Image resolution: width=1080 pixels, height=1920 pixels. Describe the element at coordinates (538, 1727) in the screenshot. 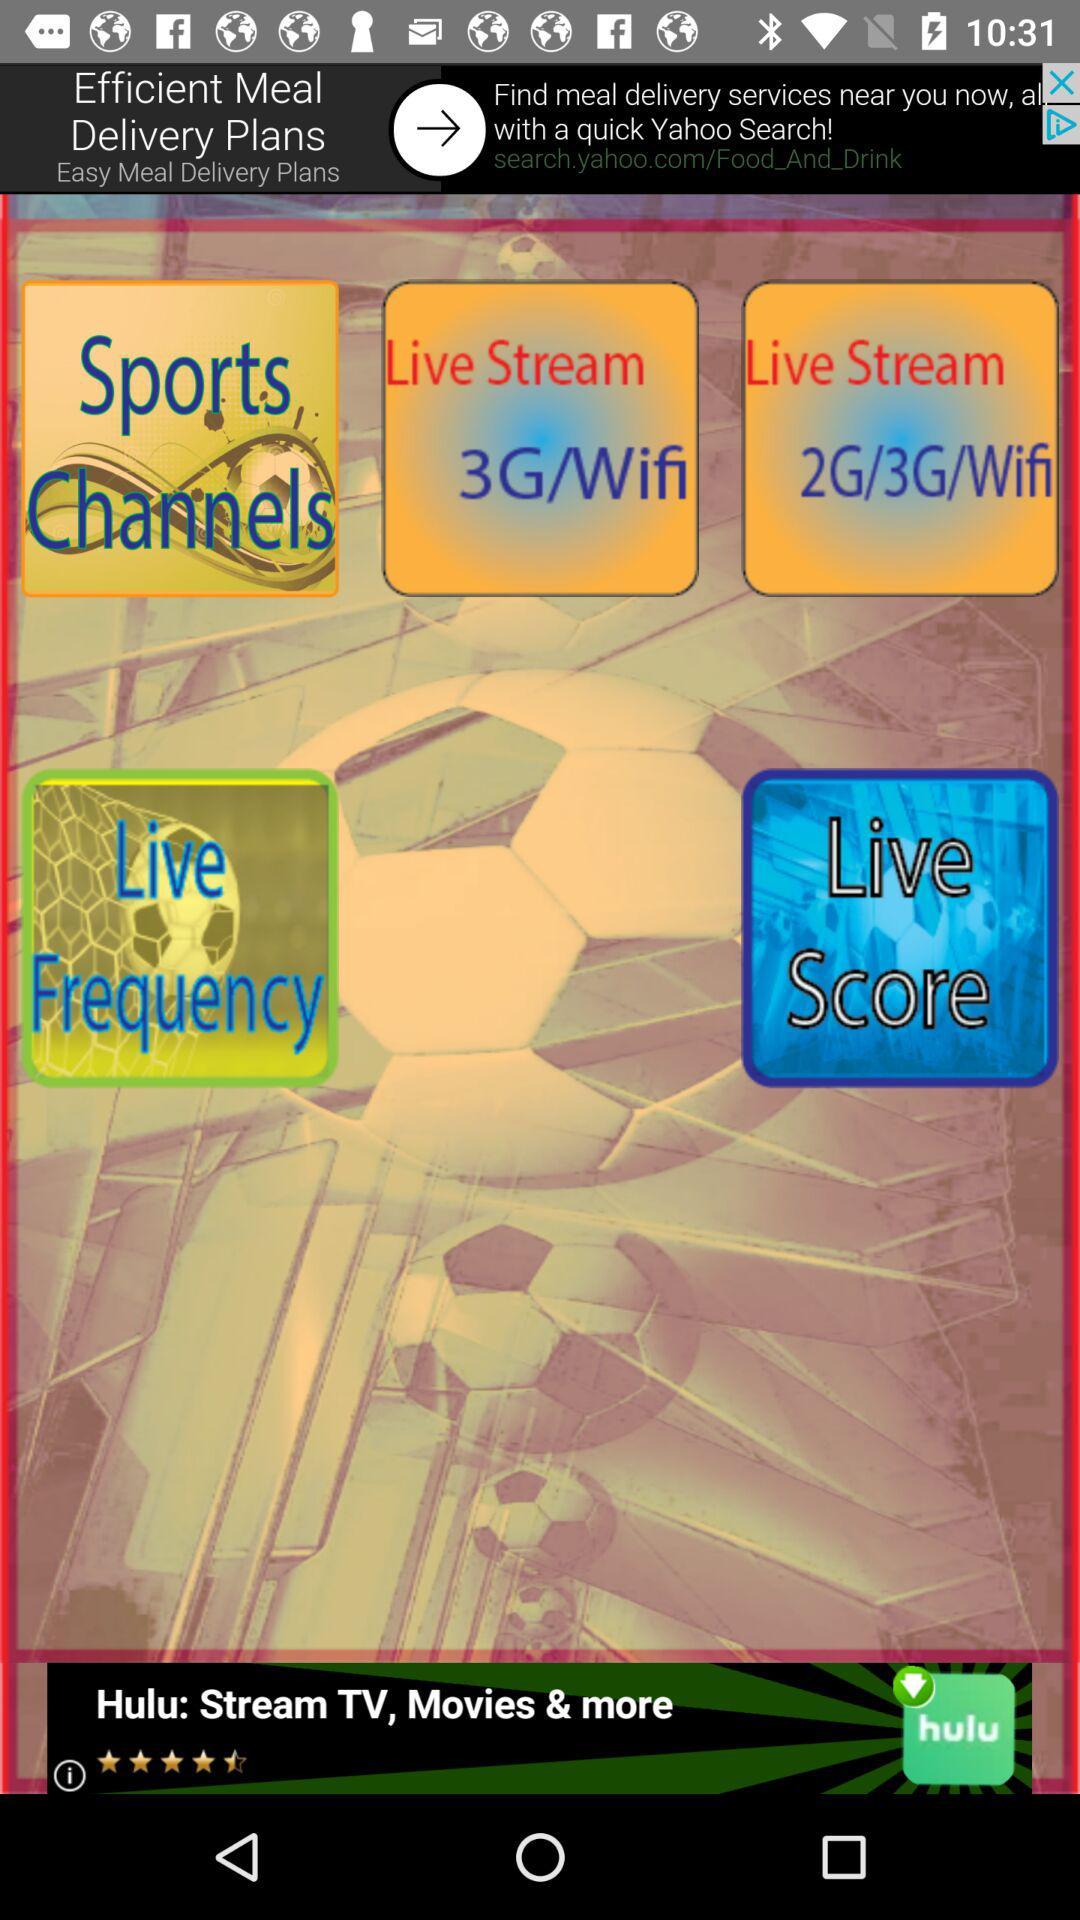

I see `click advertisement` at that location.